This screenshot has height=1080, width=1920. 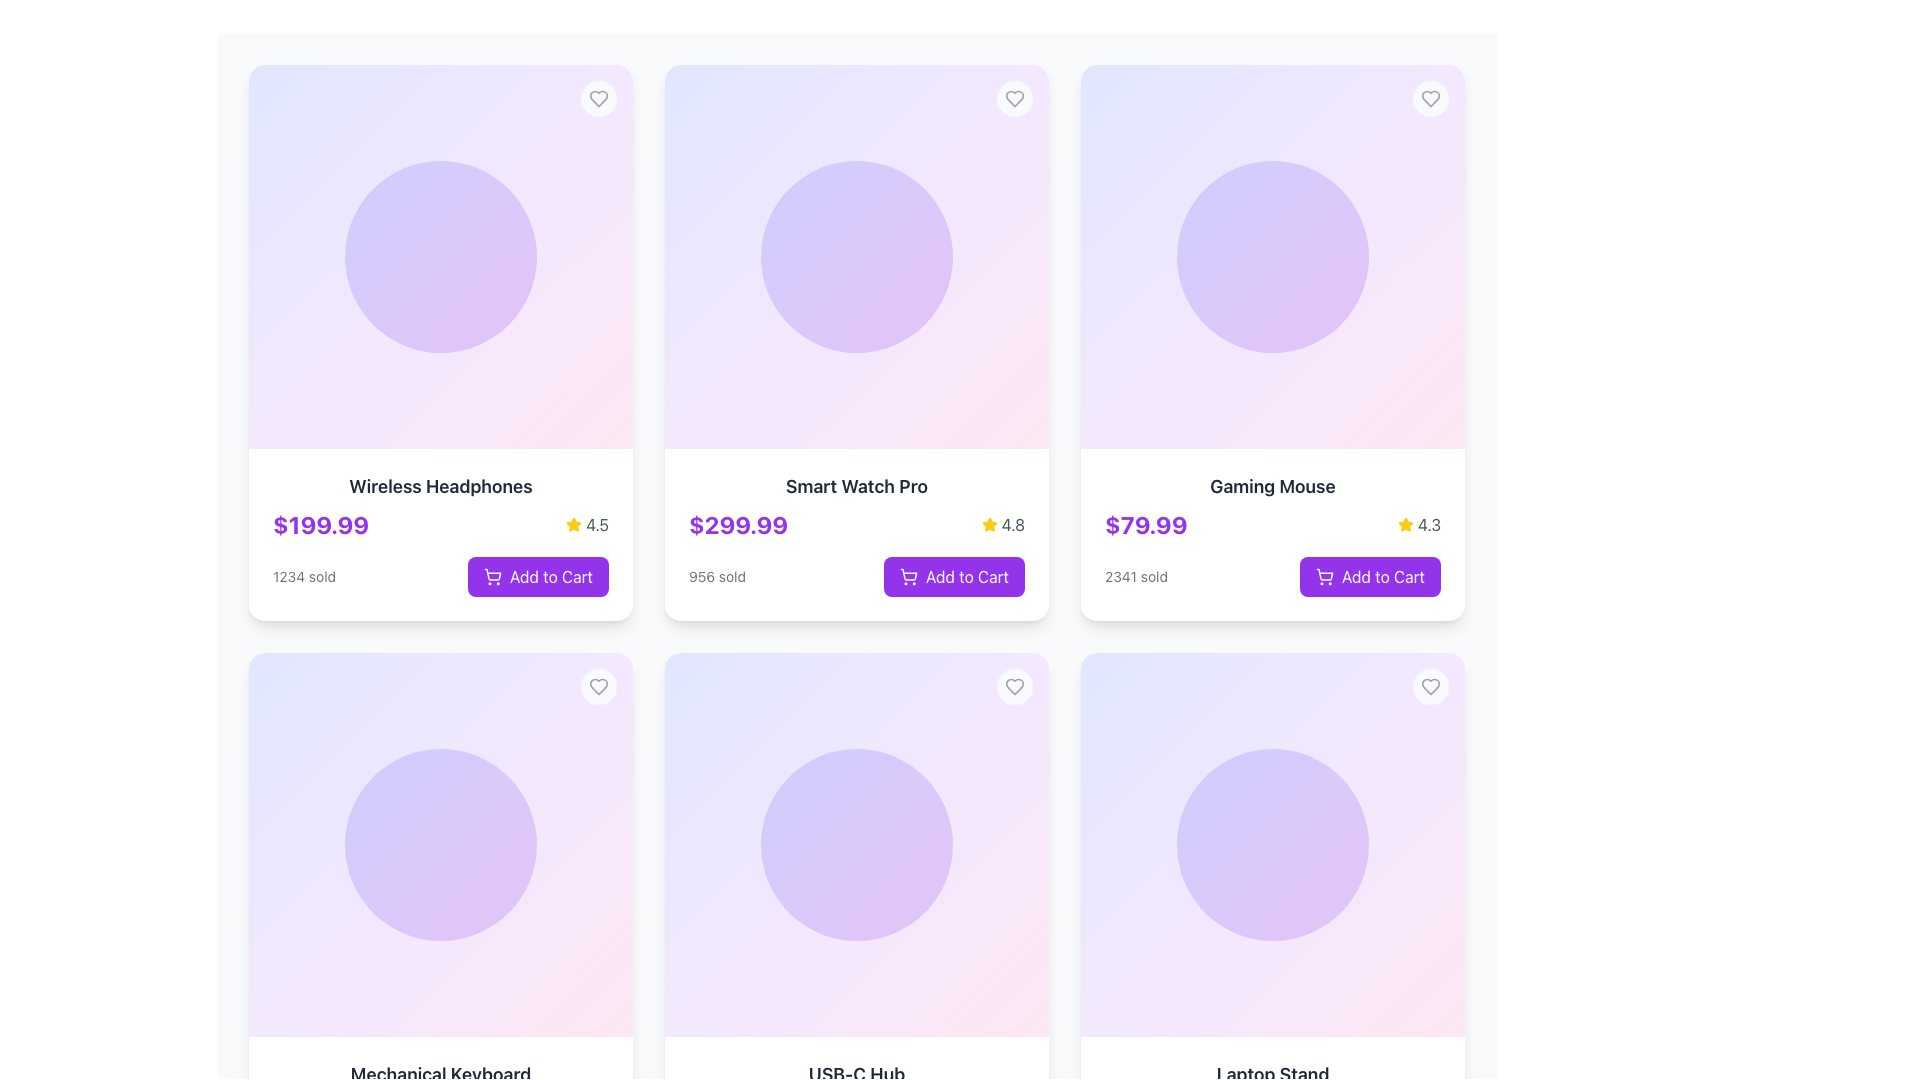 I want to click on the text label indicating the average user rating of the product 'Smart Watch Pro', located in the top-right corner next to the yellow star icon, so click(x=1003, y=523).